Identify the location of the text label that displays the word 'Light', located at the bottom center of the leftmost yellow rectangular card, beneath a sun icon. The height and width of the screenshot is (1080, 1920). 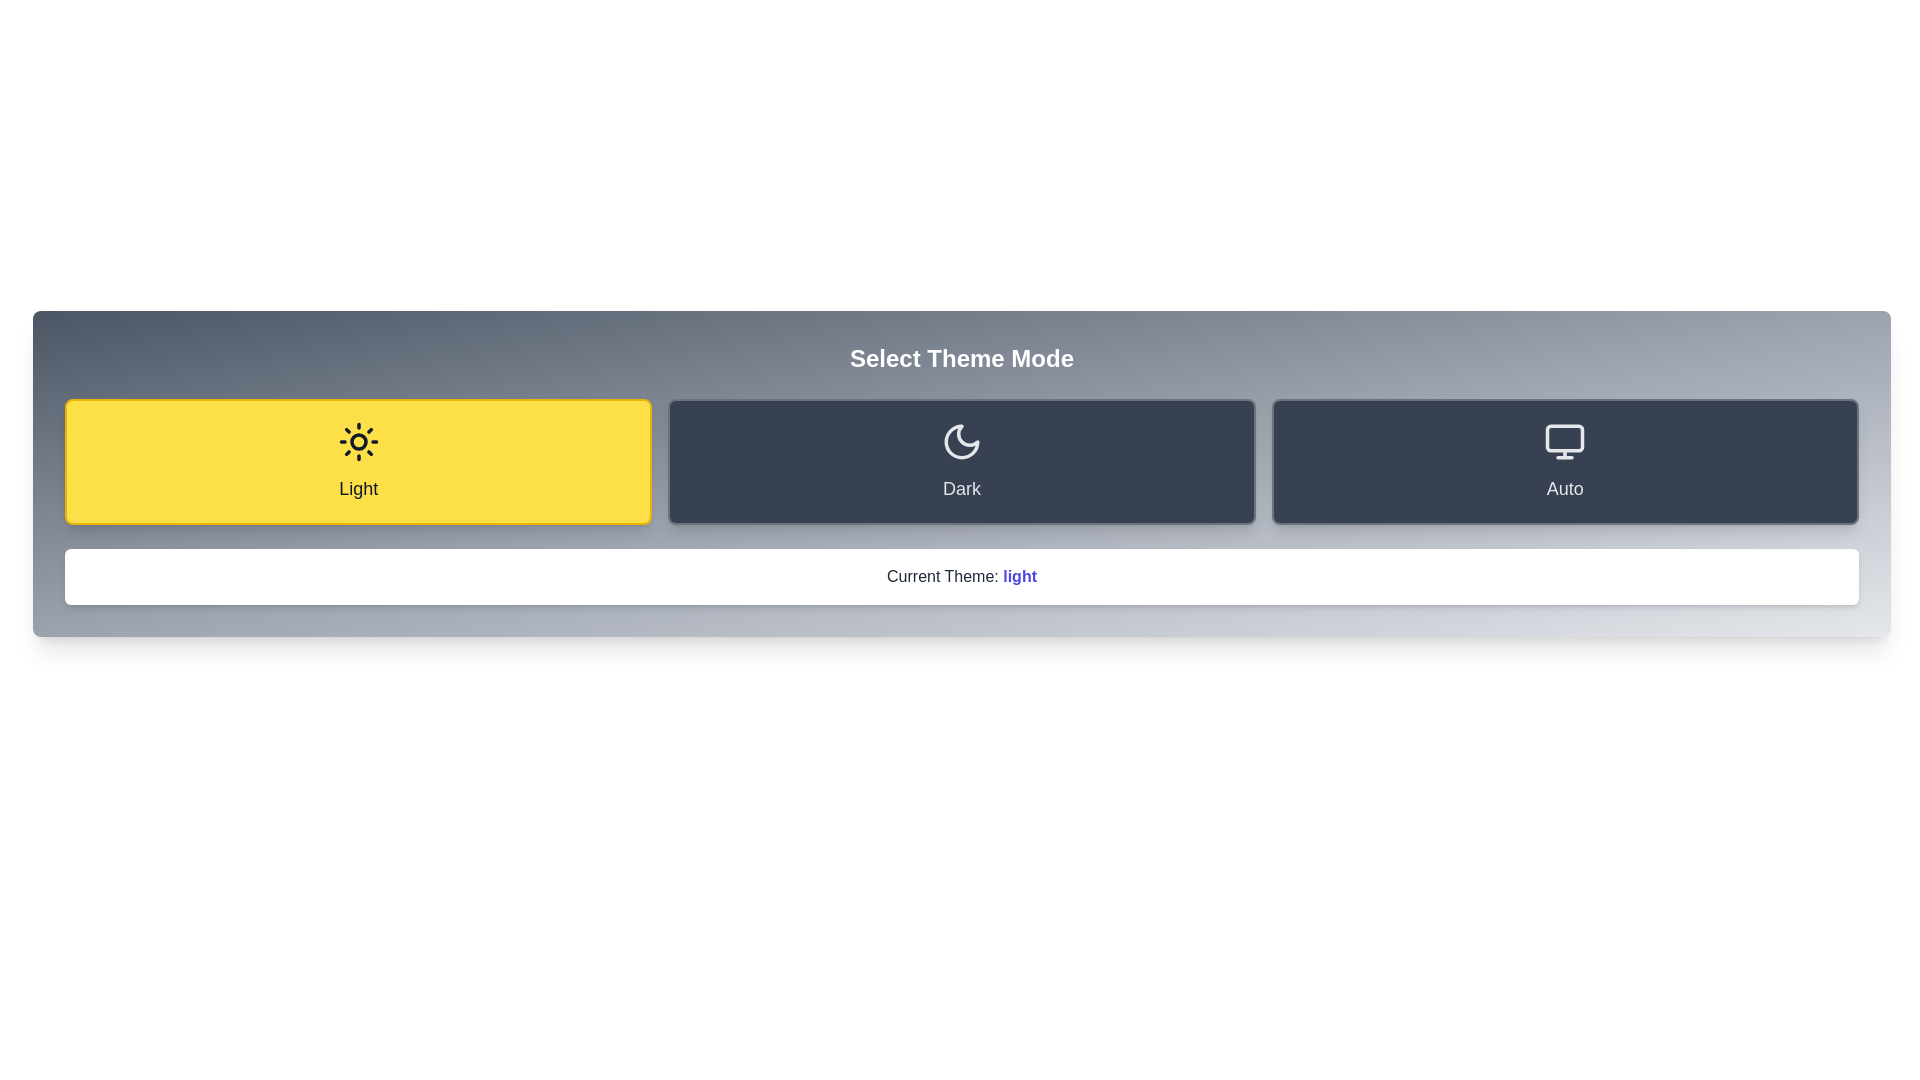
(358, 489).